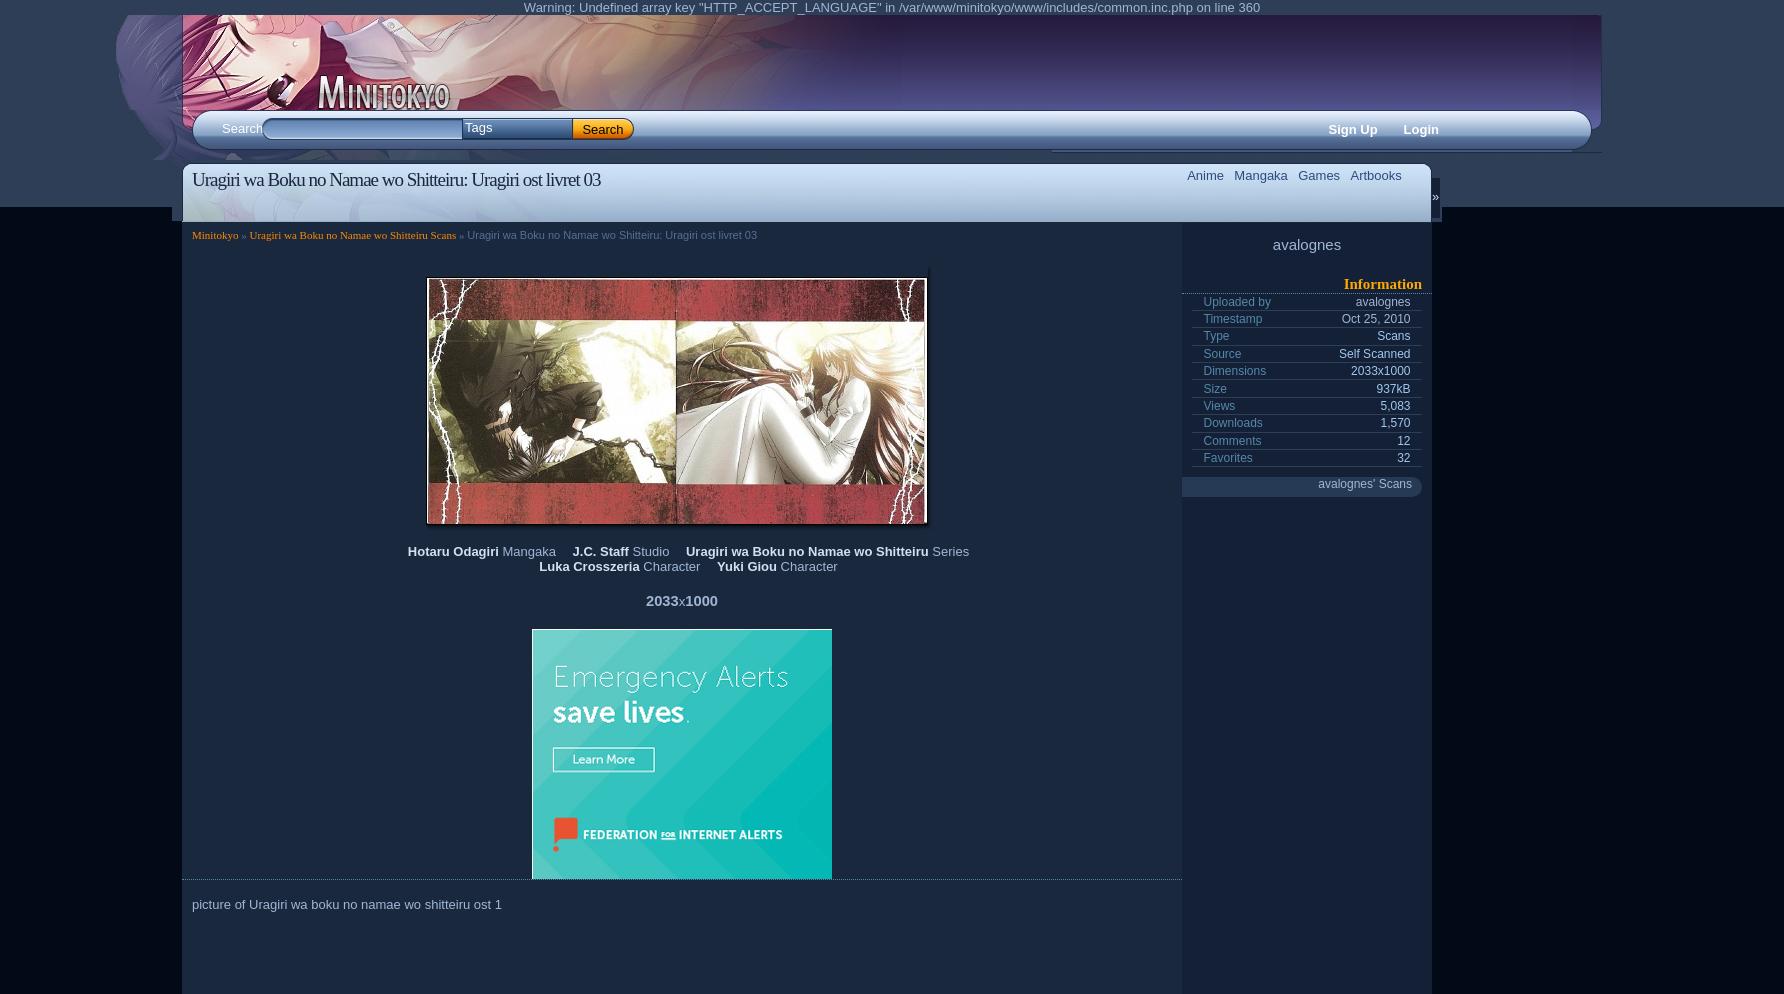 Image resolution: width=1784 pixels, height=994 pixels. I want to click on '2033', so click(644, 600).